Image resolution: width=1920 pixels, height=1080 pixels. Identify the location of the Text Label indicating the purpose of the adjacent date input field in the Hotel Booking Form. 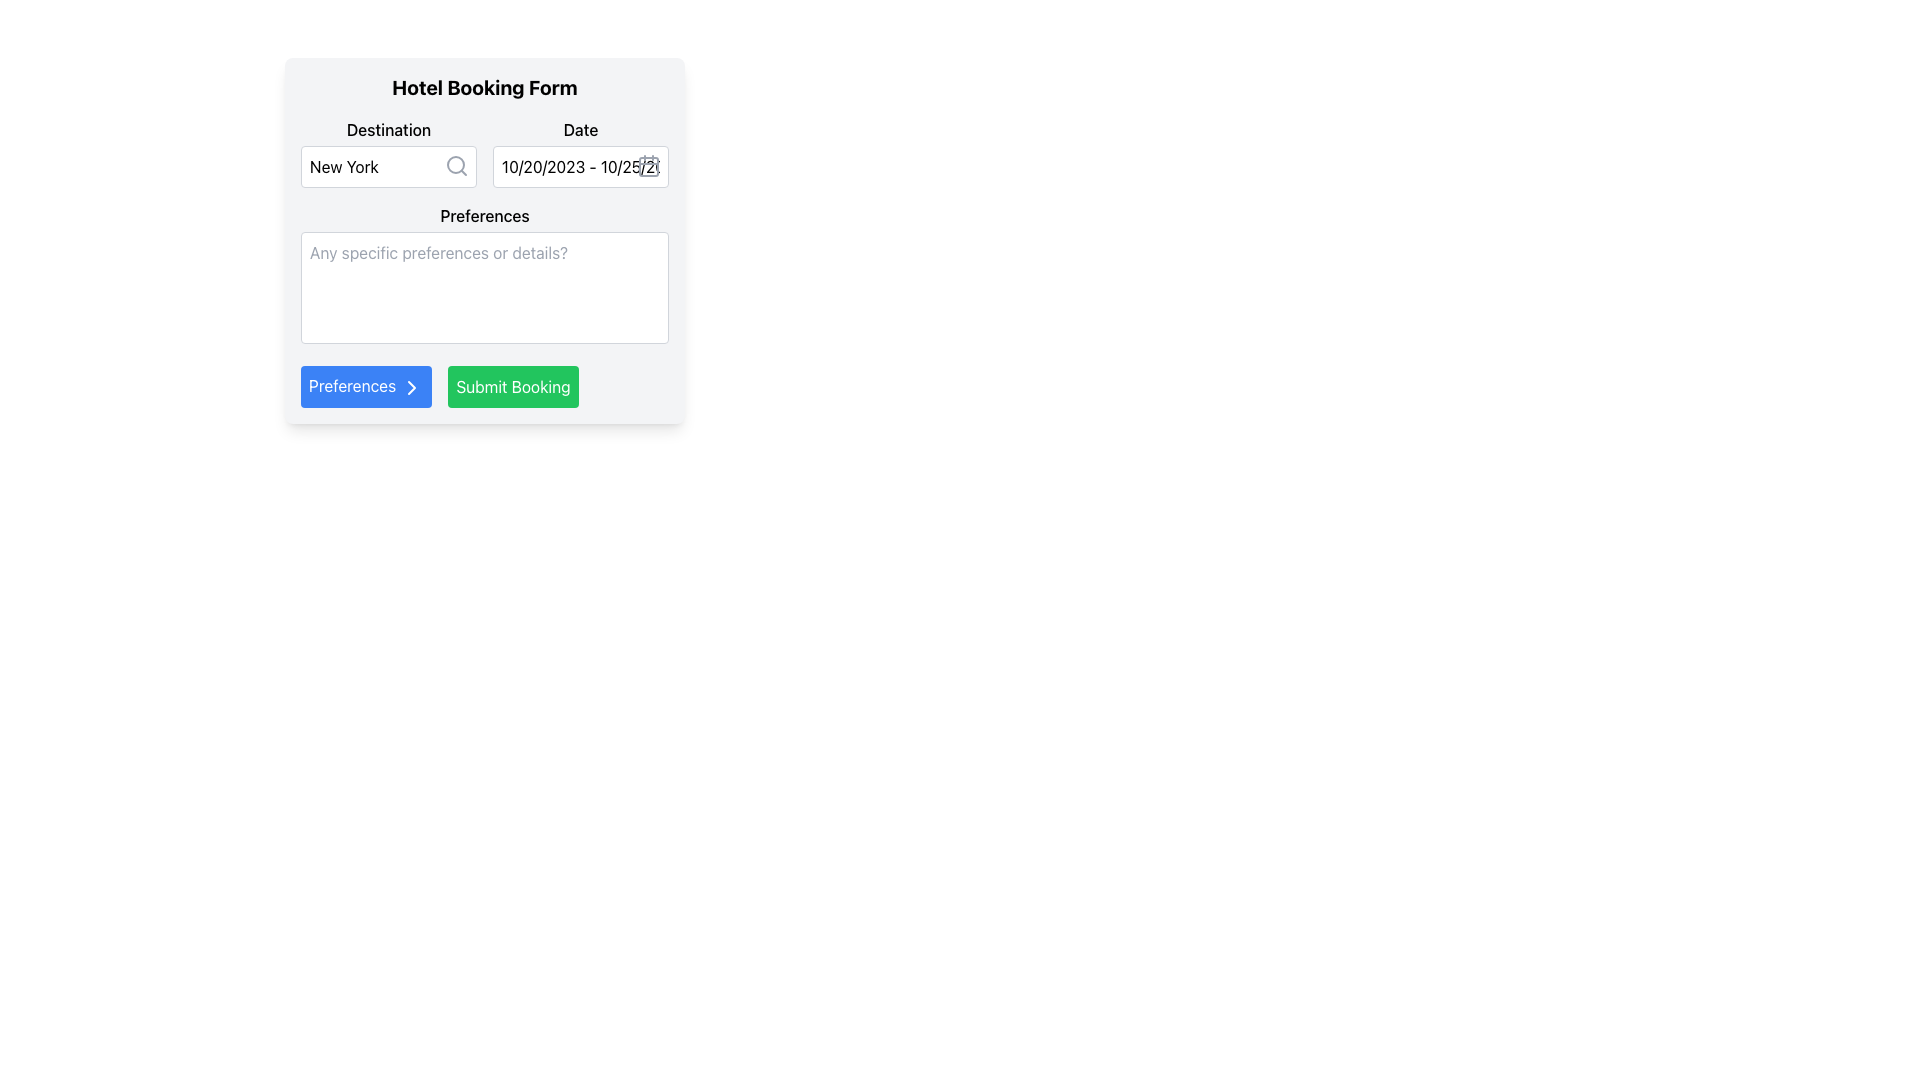
(579, 130).